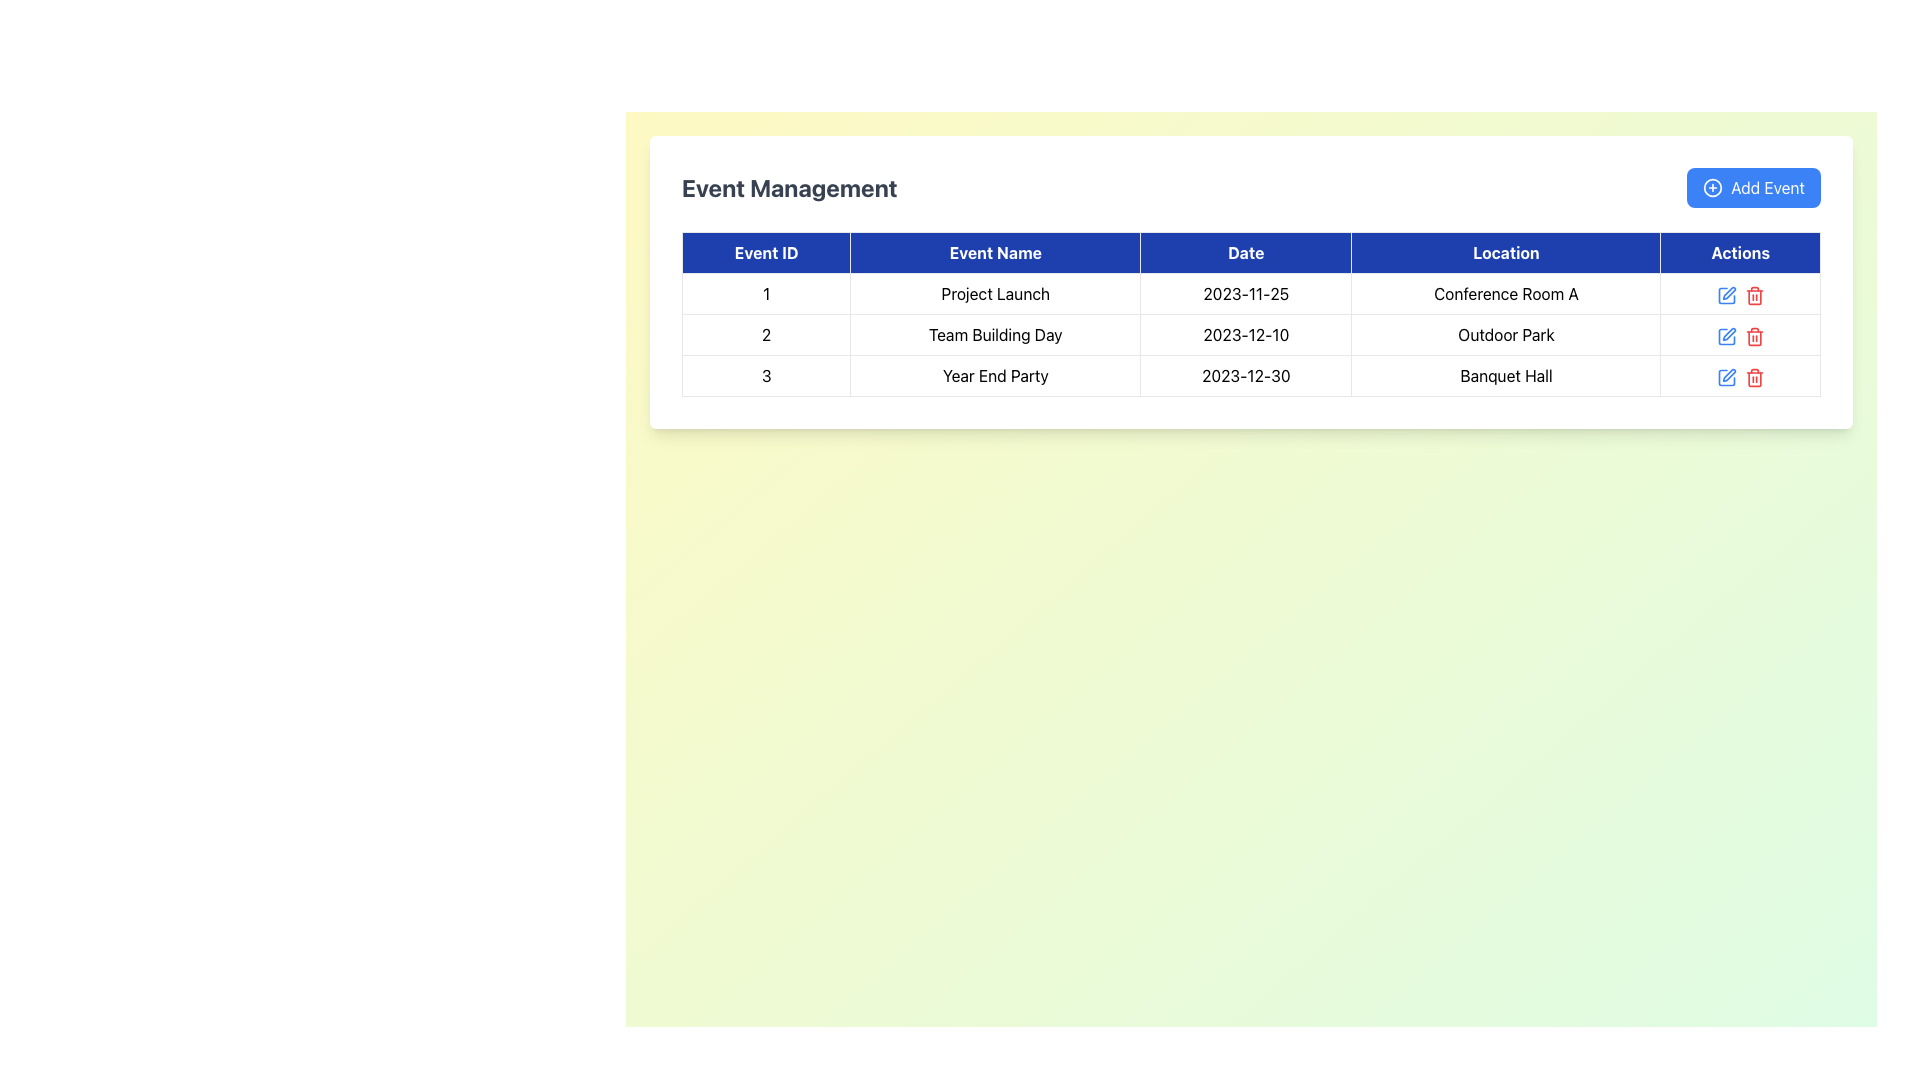  What do you see at coordinates (1245, 375) in the screenshot?
I see `text displayed in the third cell under the 'Date' column of the 'Event Management' table, which corresponds to the event 'Year End Party'` at bounding box center [1245, 375].